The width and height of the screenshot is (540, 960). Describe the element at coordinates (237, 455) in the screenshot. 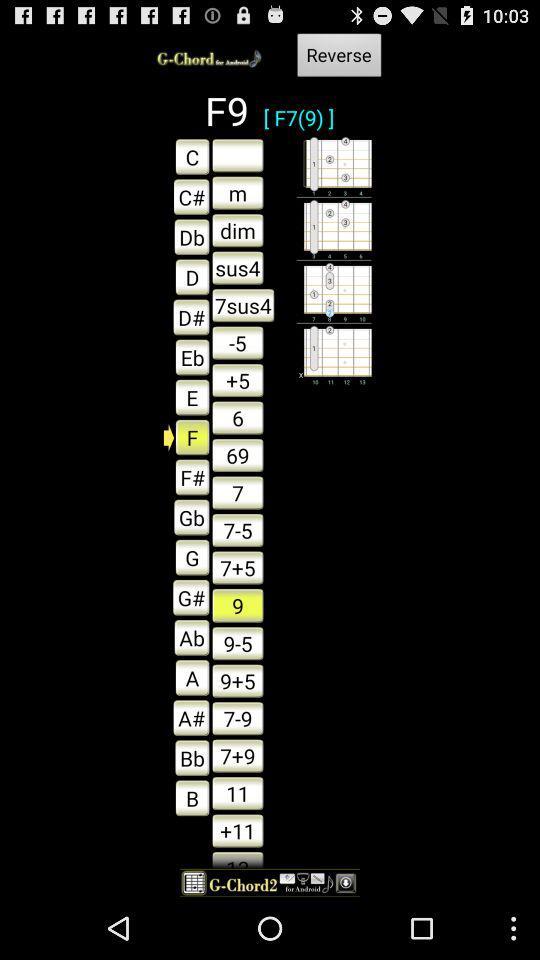

I see `the button next to f icon` at that location.